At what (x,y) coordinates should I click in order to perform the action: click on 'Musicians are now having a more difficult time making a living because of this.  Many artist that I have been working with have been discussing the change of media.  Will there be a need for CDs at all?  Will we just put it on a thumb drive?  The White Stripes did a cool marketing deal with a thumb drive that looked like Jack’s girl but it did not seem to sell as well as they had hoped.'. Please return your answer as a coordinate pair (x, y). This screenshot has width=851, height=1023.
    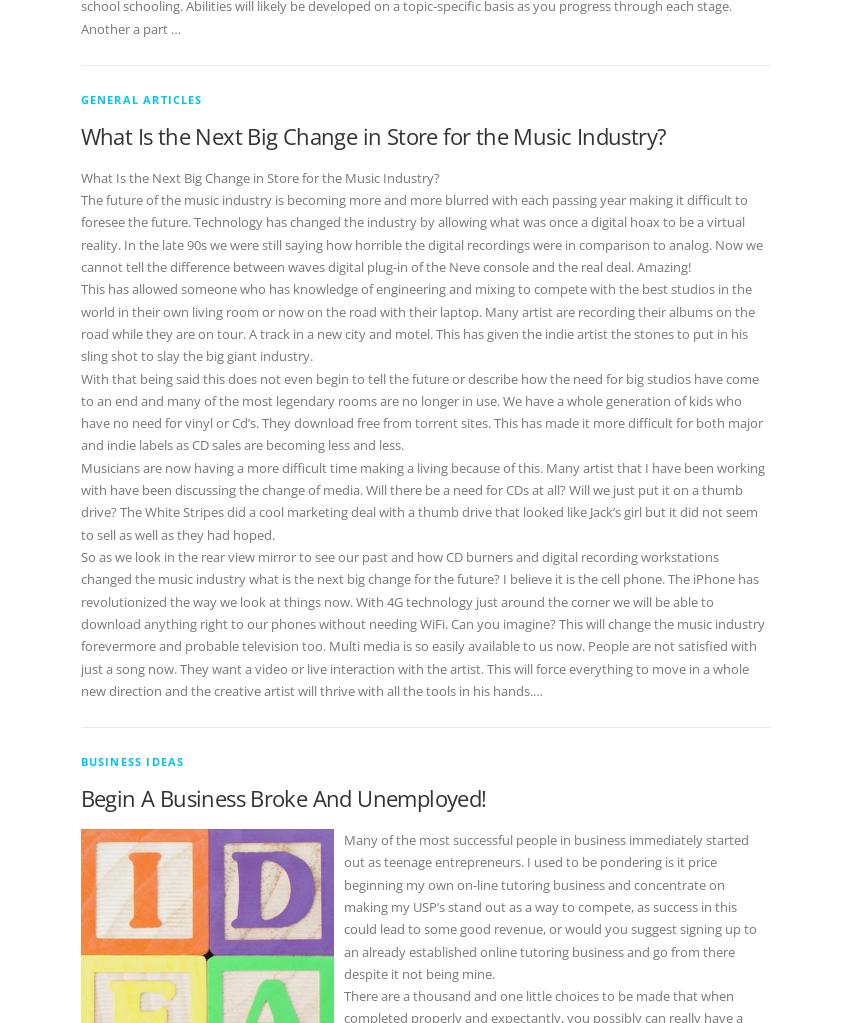
    Looking at the image, I should click on (421, 500).